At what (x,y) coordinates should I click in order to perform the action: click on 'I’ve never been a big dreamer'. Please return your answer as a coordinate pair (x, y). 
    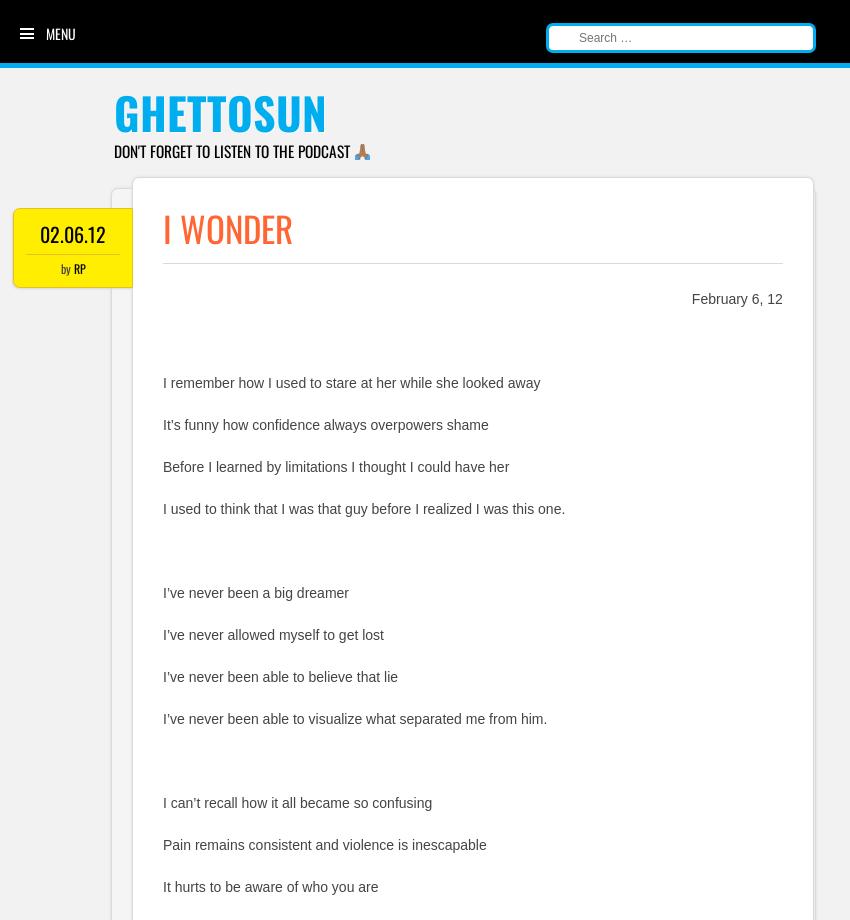
    Looking at the image, I should click on (163, 592).